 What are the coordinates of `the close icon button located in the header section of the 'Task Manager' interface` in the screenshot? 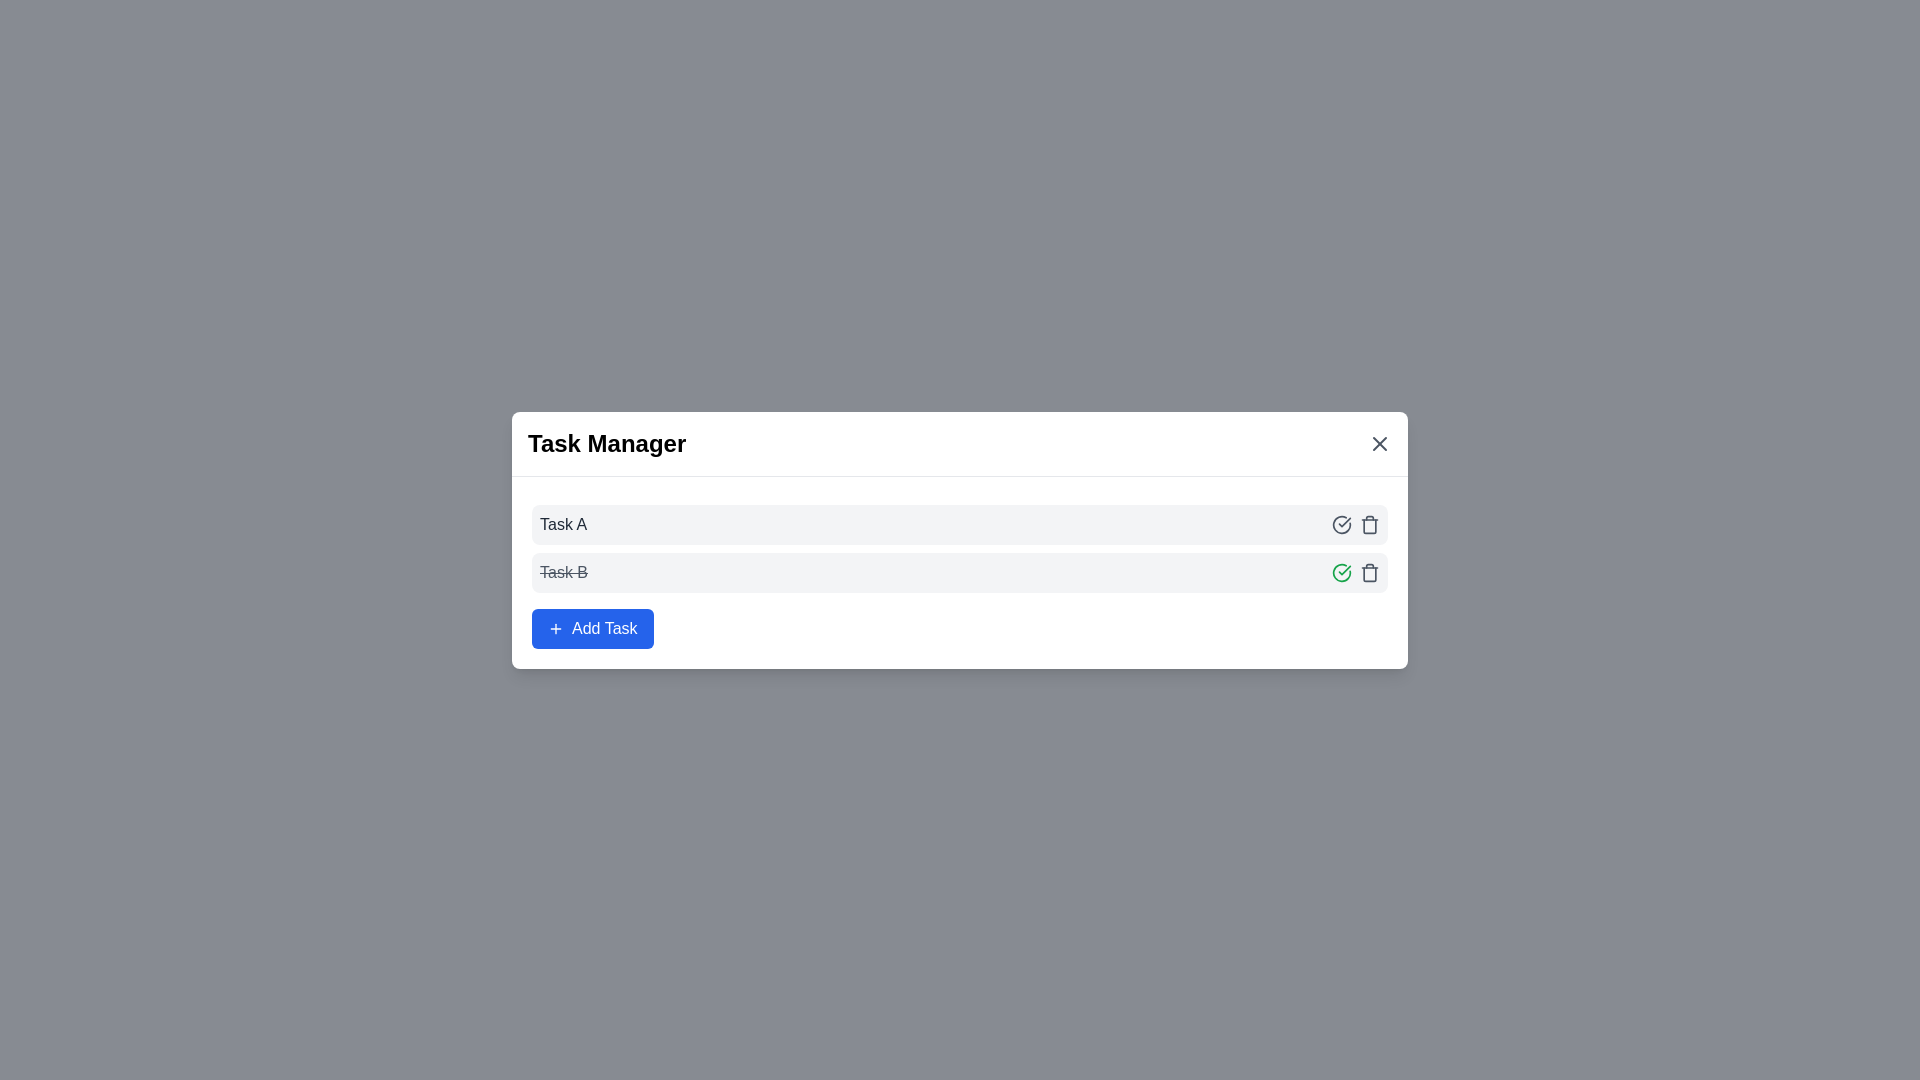 It's located at (1379, 442).